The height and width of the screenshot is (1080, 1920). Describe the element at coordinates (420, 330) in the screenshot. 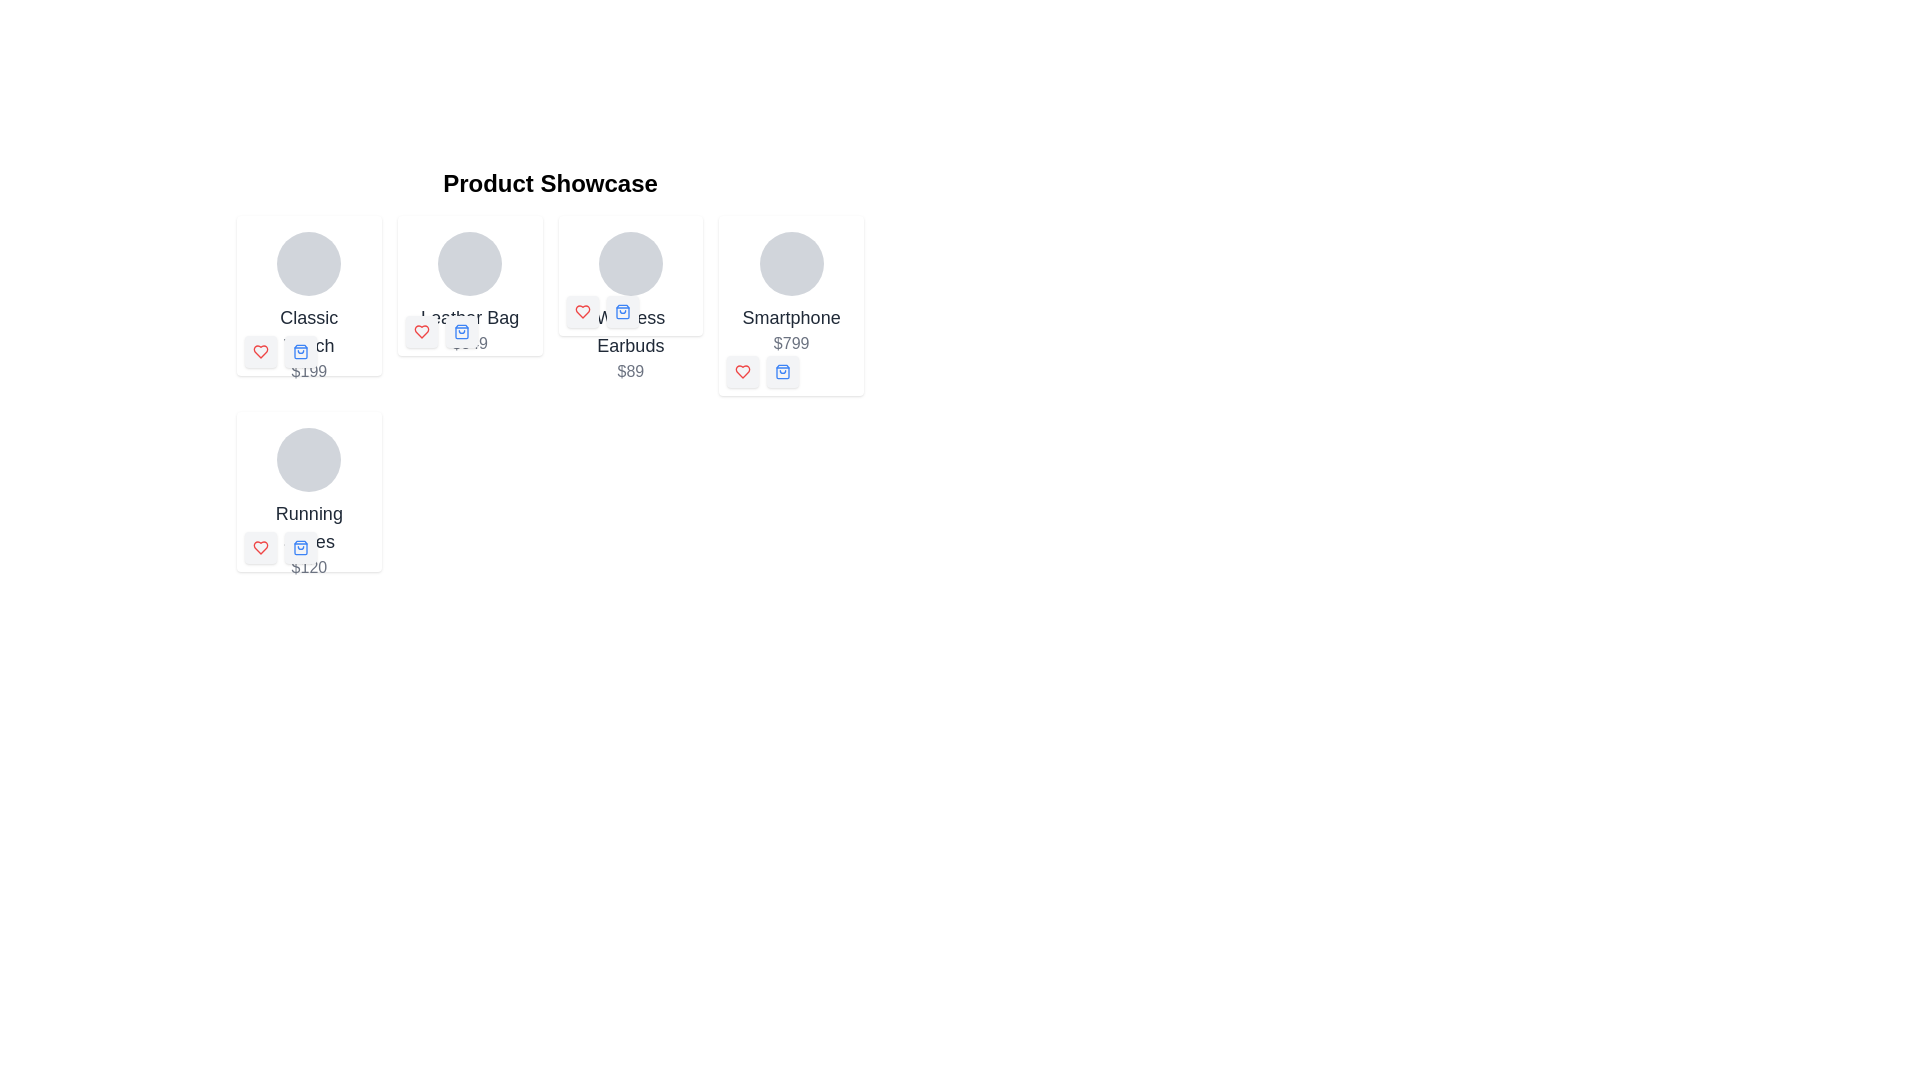

I see `the heart icon located at the bottom-left of the card displaying the 'Leather Bag' item` at that location.